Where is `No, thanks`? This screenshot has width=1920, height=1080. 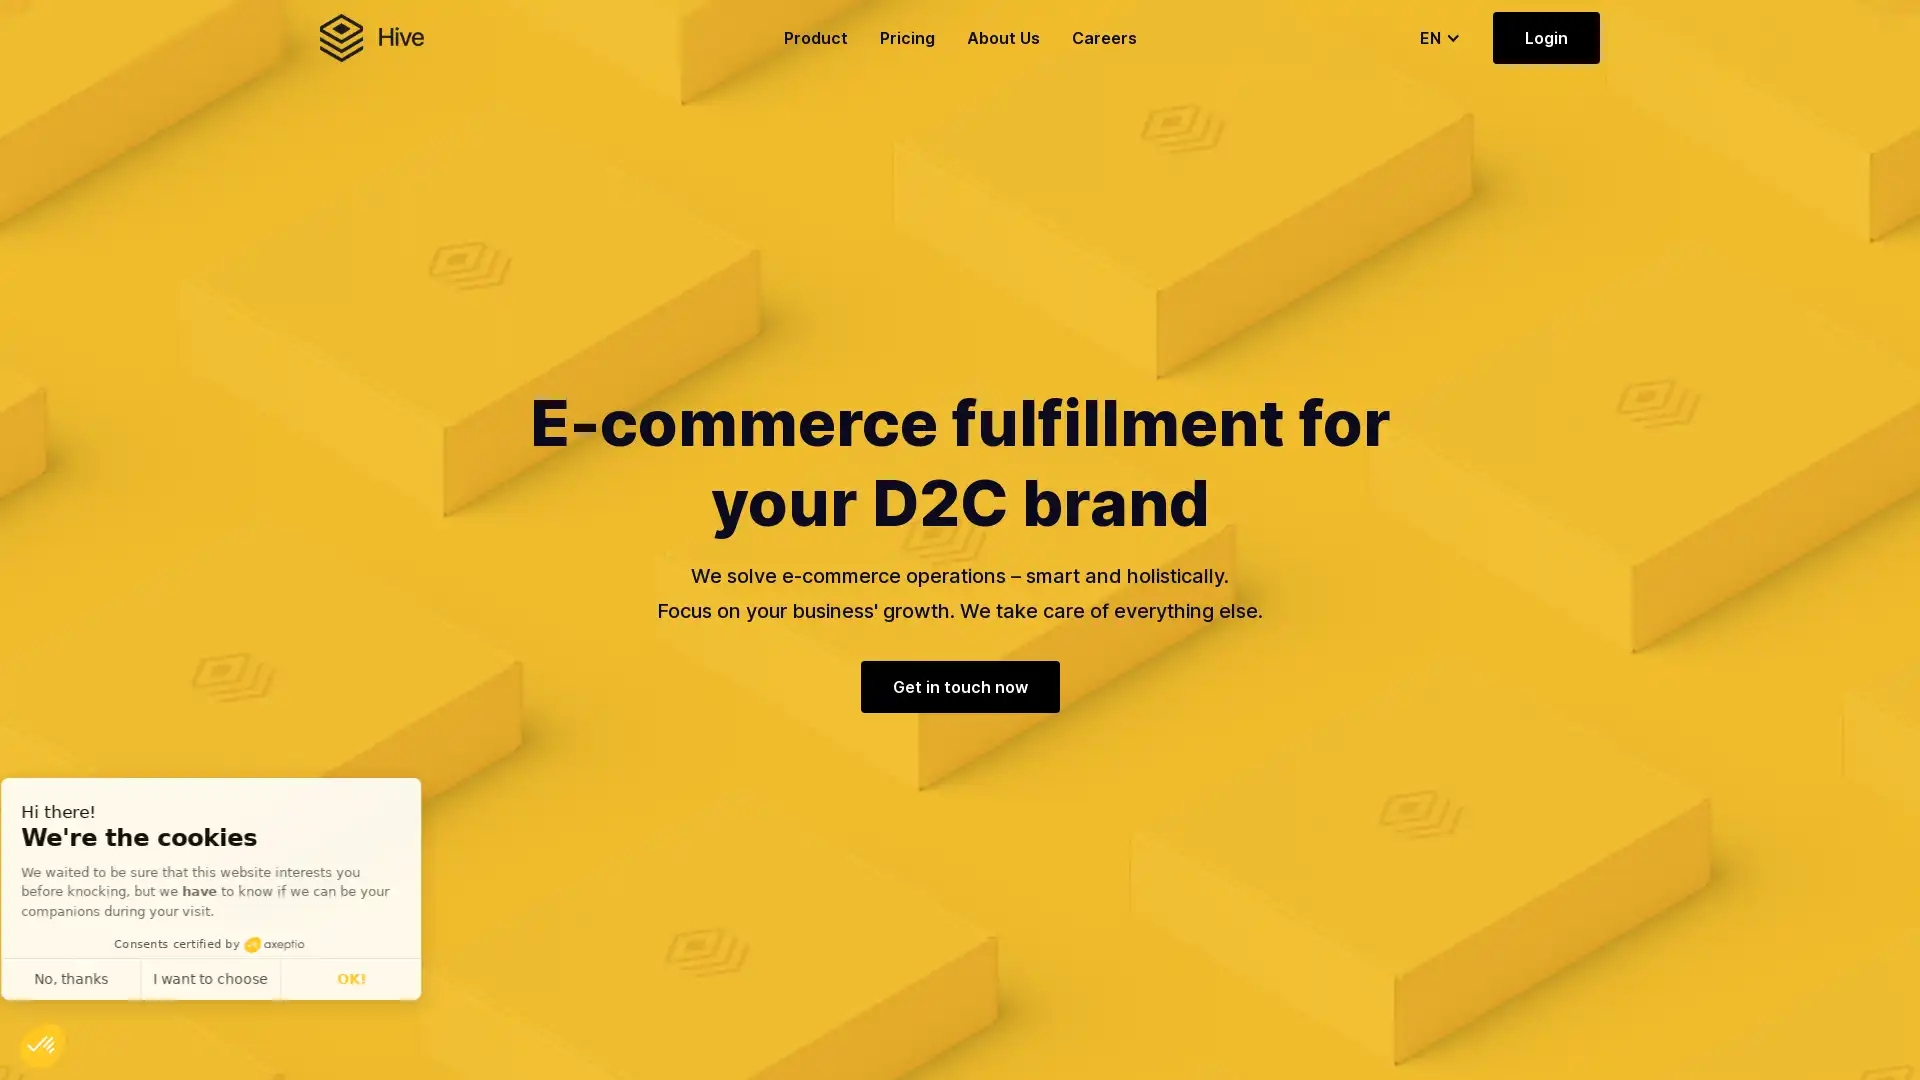 No, thanks is located at coordinates (89, 978).